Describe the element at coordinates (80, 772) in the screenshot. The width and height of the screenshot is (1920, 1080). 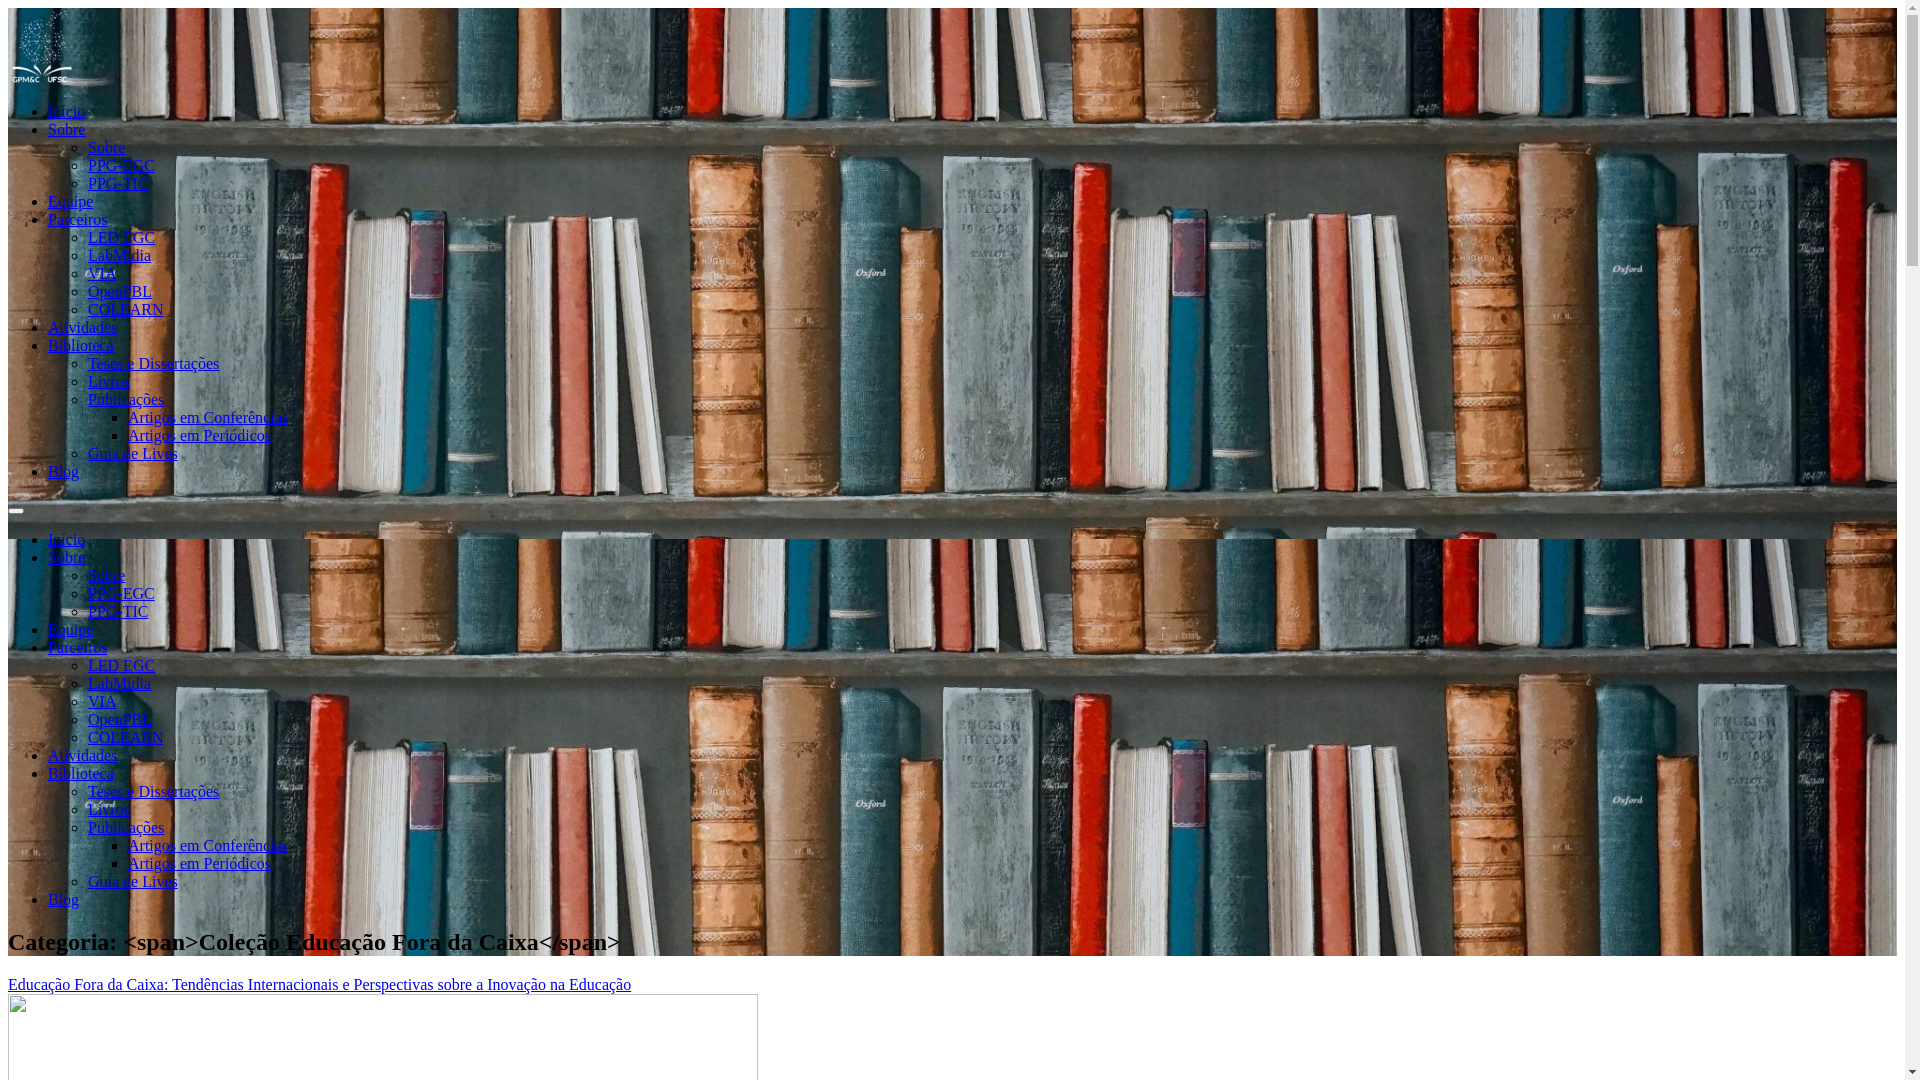
I see `'Biblioteca'` at that location.